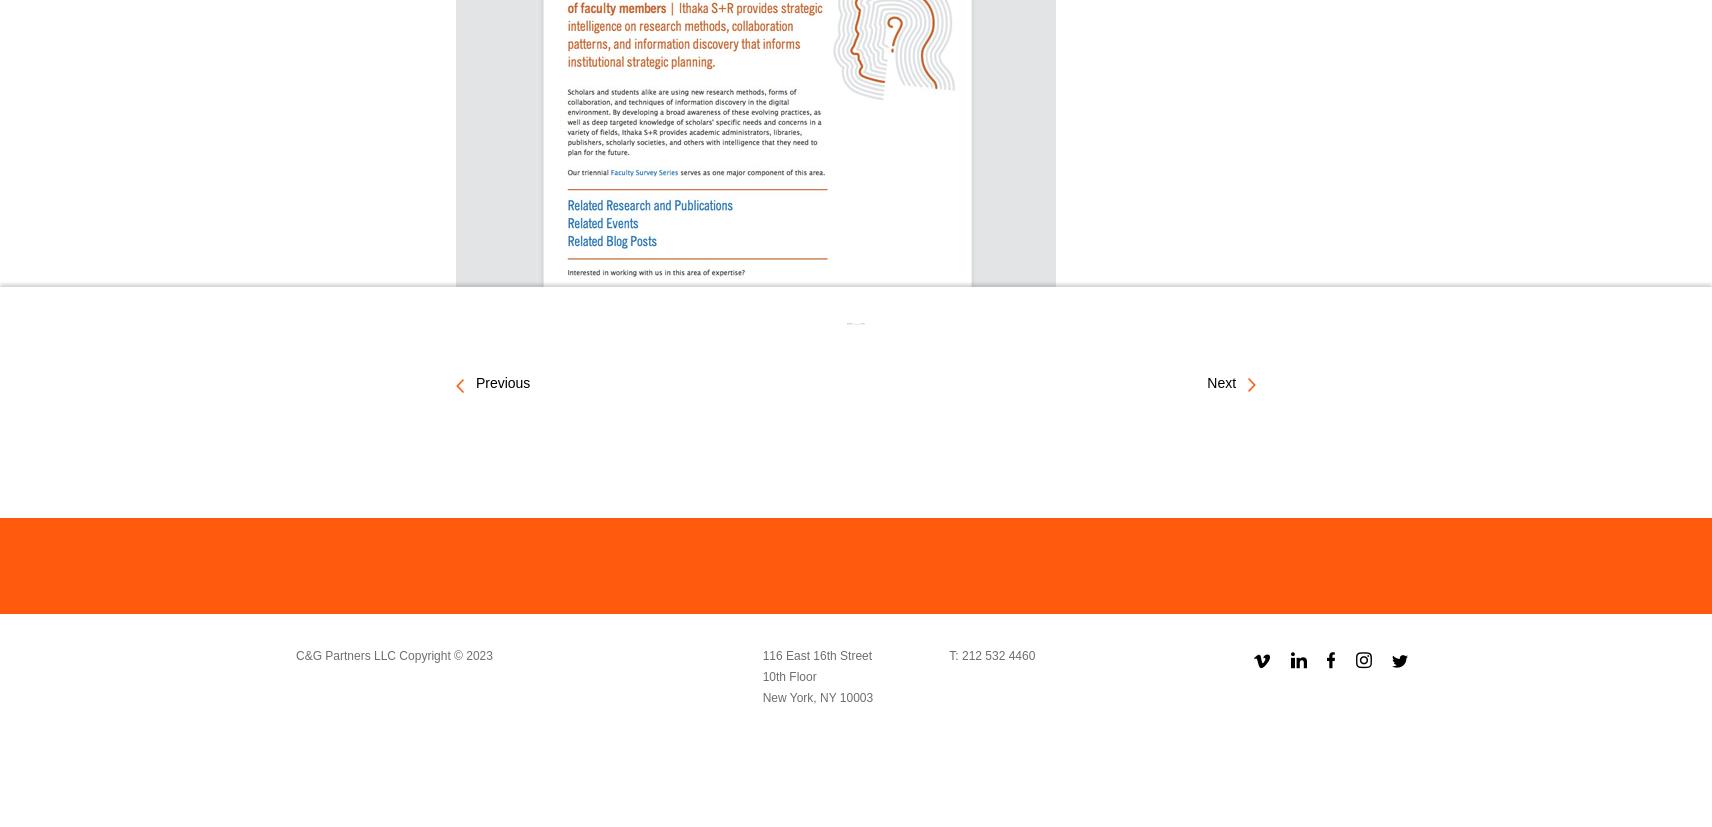  I want to click on 'site for yourself.', so click(735, 326).